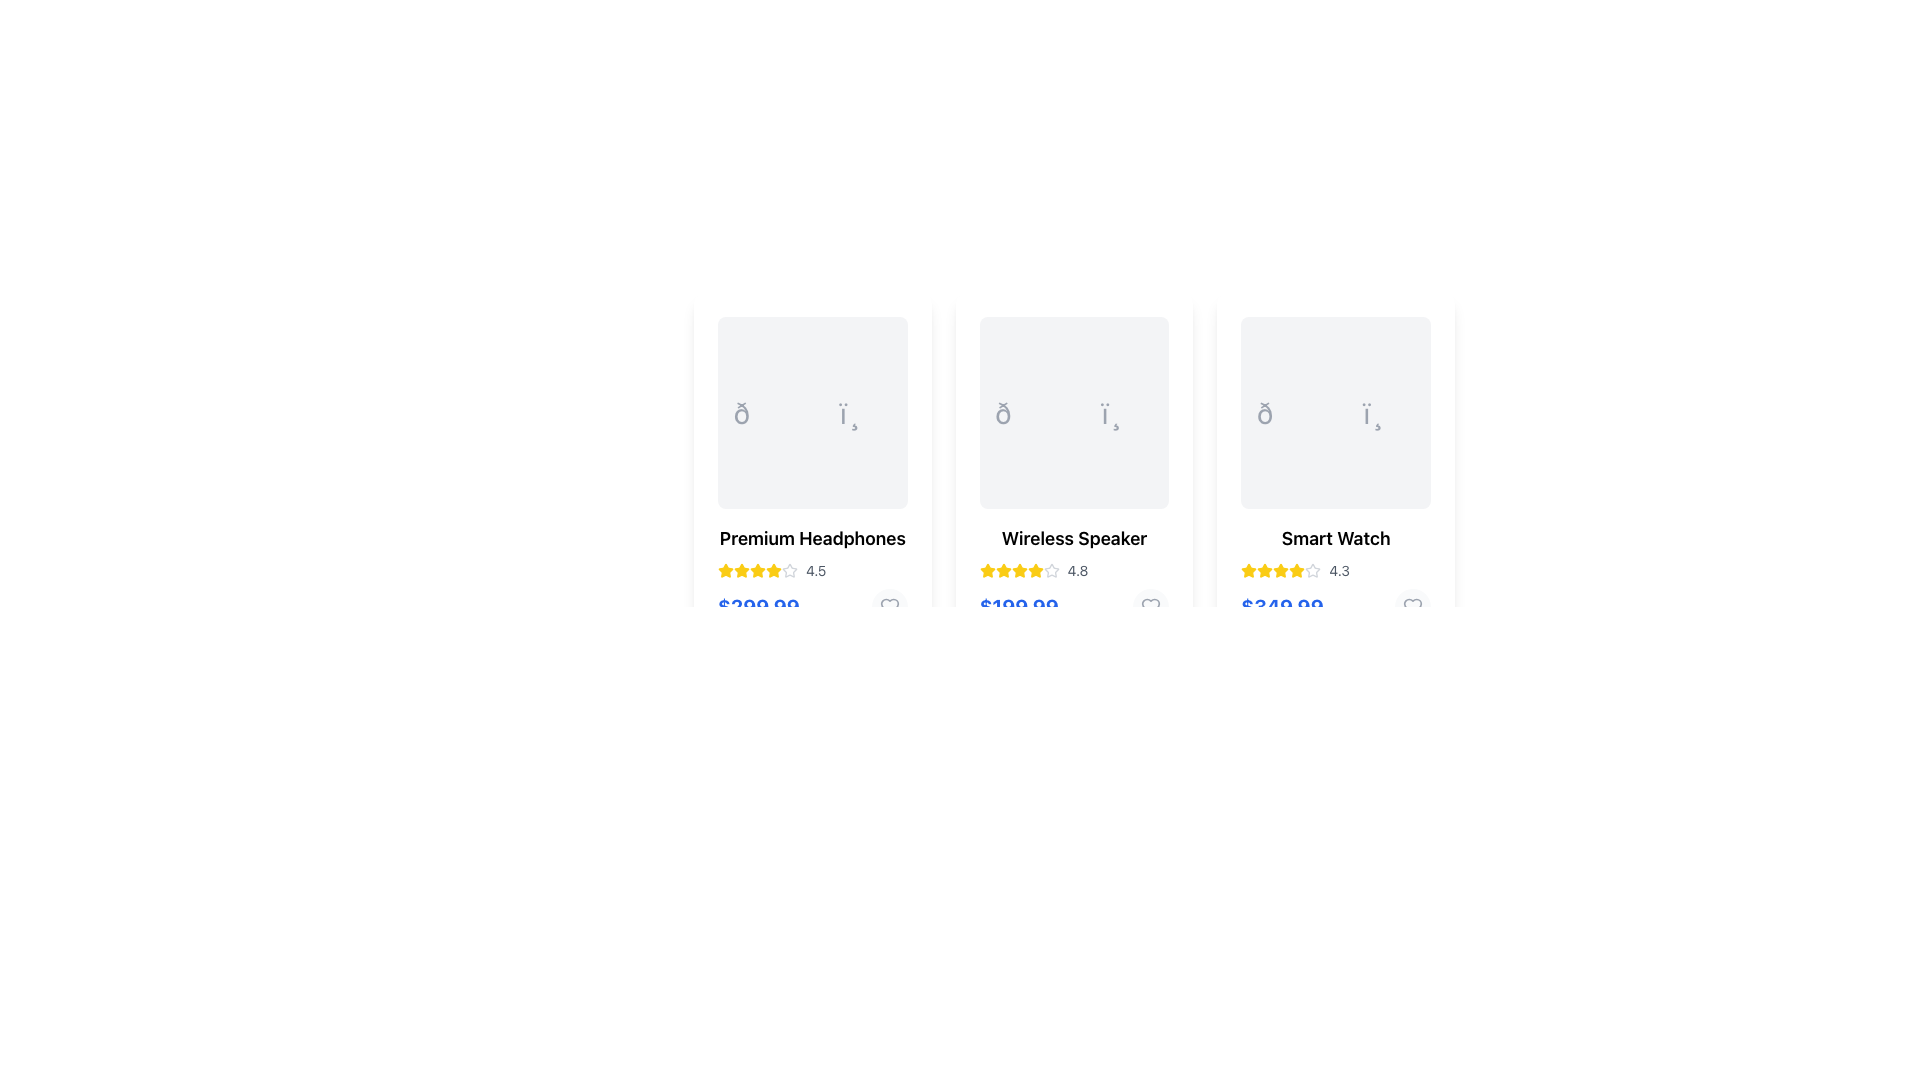 The image size is (1920, 1080). What do you see at coordinates (1339, 570) in the screenshot?
I see `the text element displaying the rating '4.3', which is positioned directly to the right of the last star icon in the product listing card` at bounding box center [1339, 570].